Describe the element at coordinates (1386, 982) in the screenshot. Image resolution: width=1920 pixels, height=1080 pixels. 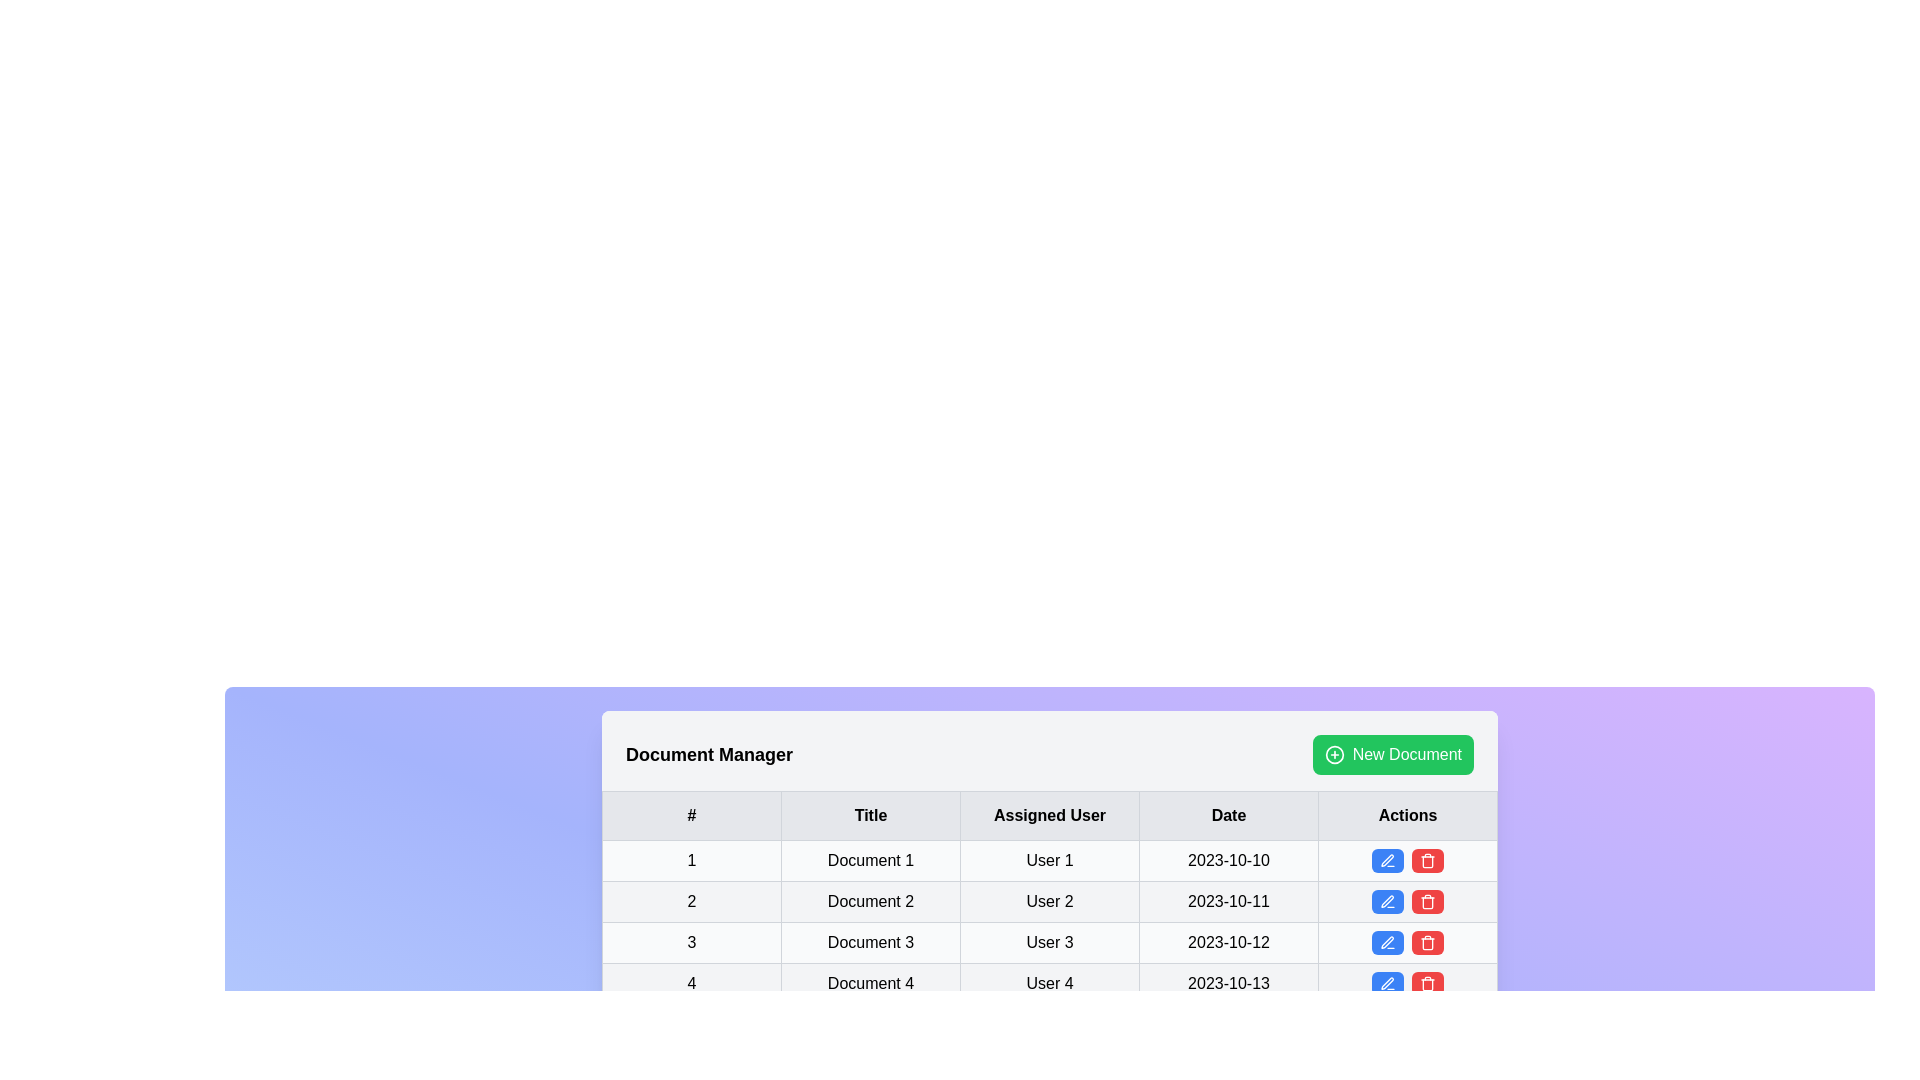
I see `the 'Edit' icon within the blue button located in the 'Actions' column of the fourth row of the table` at that location.